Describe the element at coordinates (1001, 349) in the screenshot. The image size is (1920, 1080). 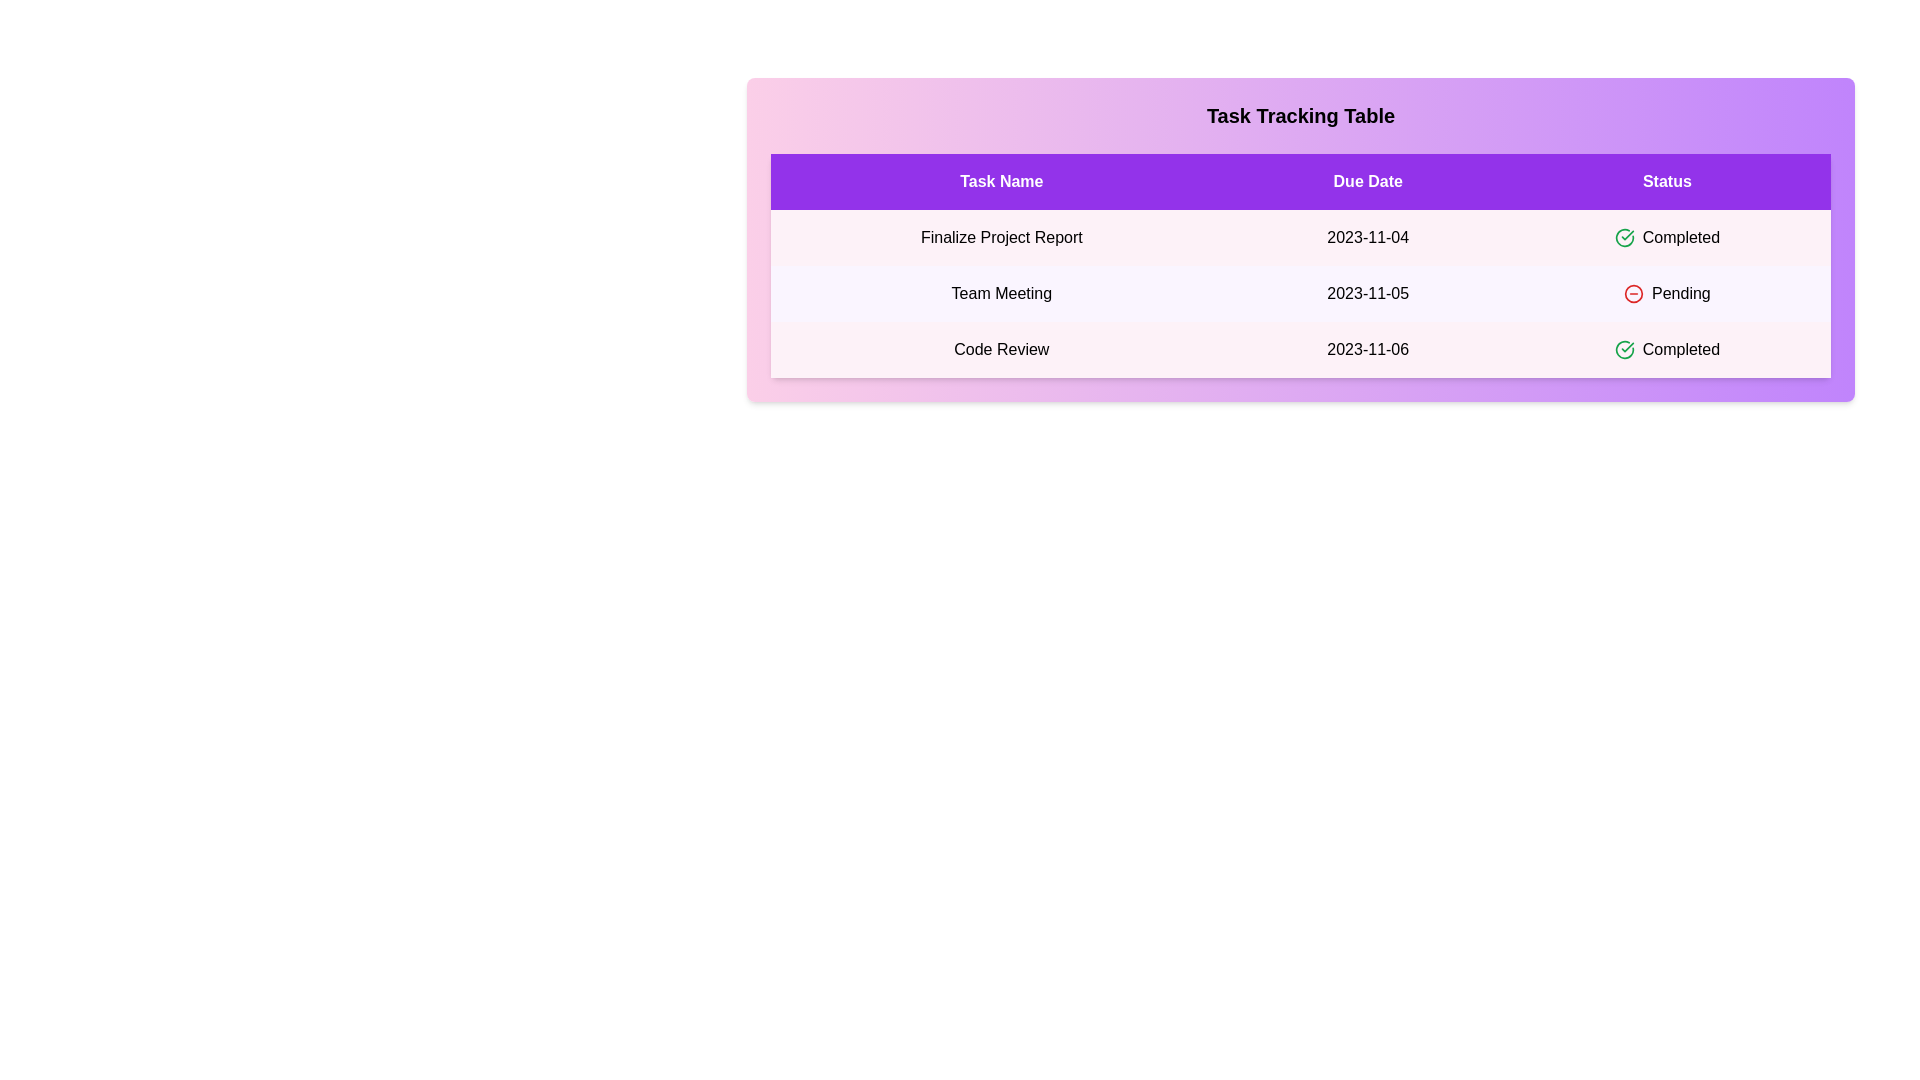
I see `the text 'Code Review' in the table cell` at that location.